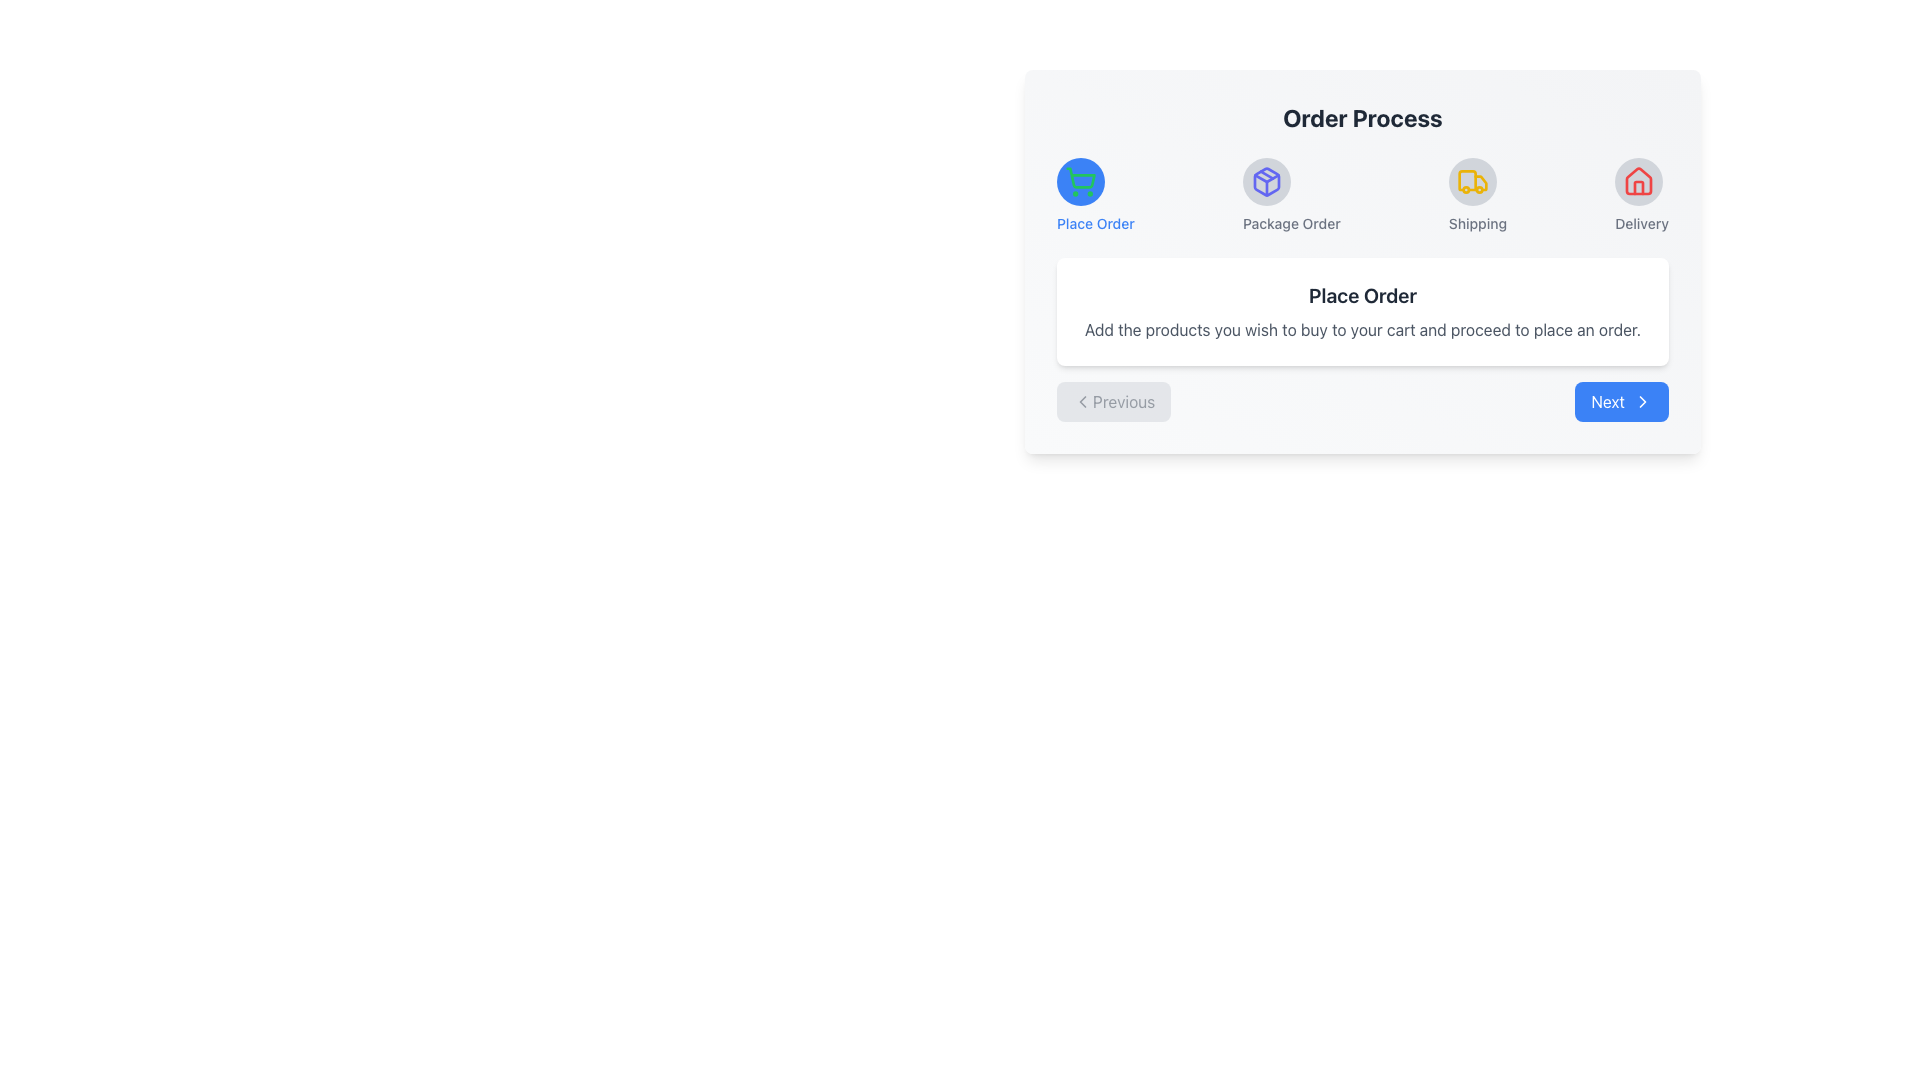  I want to click on the shopping cart icon, which is the first step in the 'Order Process' sequence, marked with a blue circular background, so click(1079, 181).